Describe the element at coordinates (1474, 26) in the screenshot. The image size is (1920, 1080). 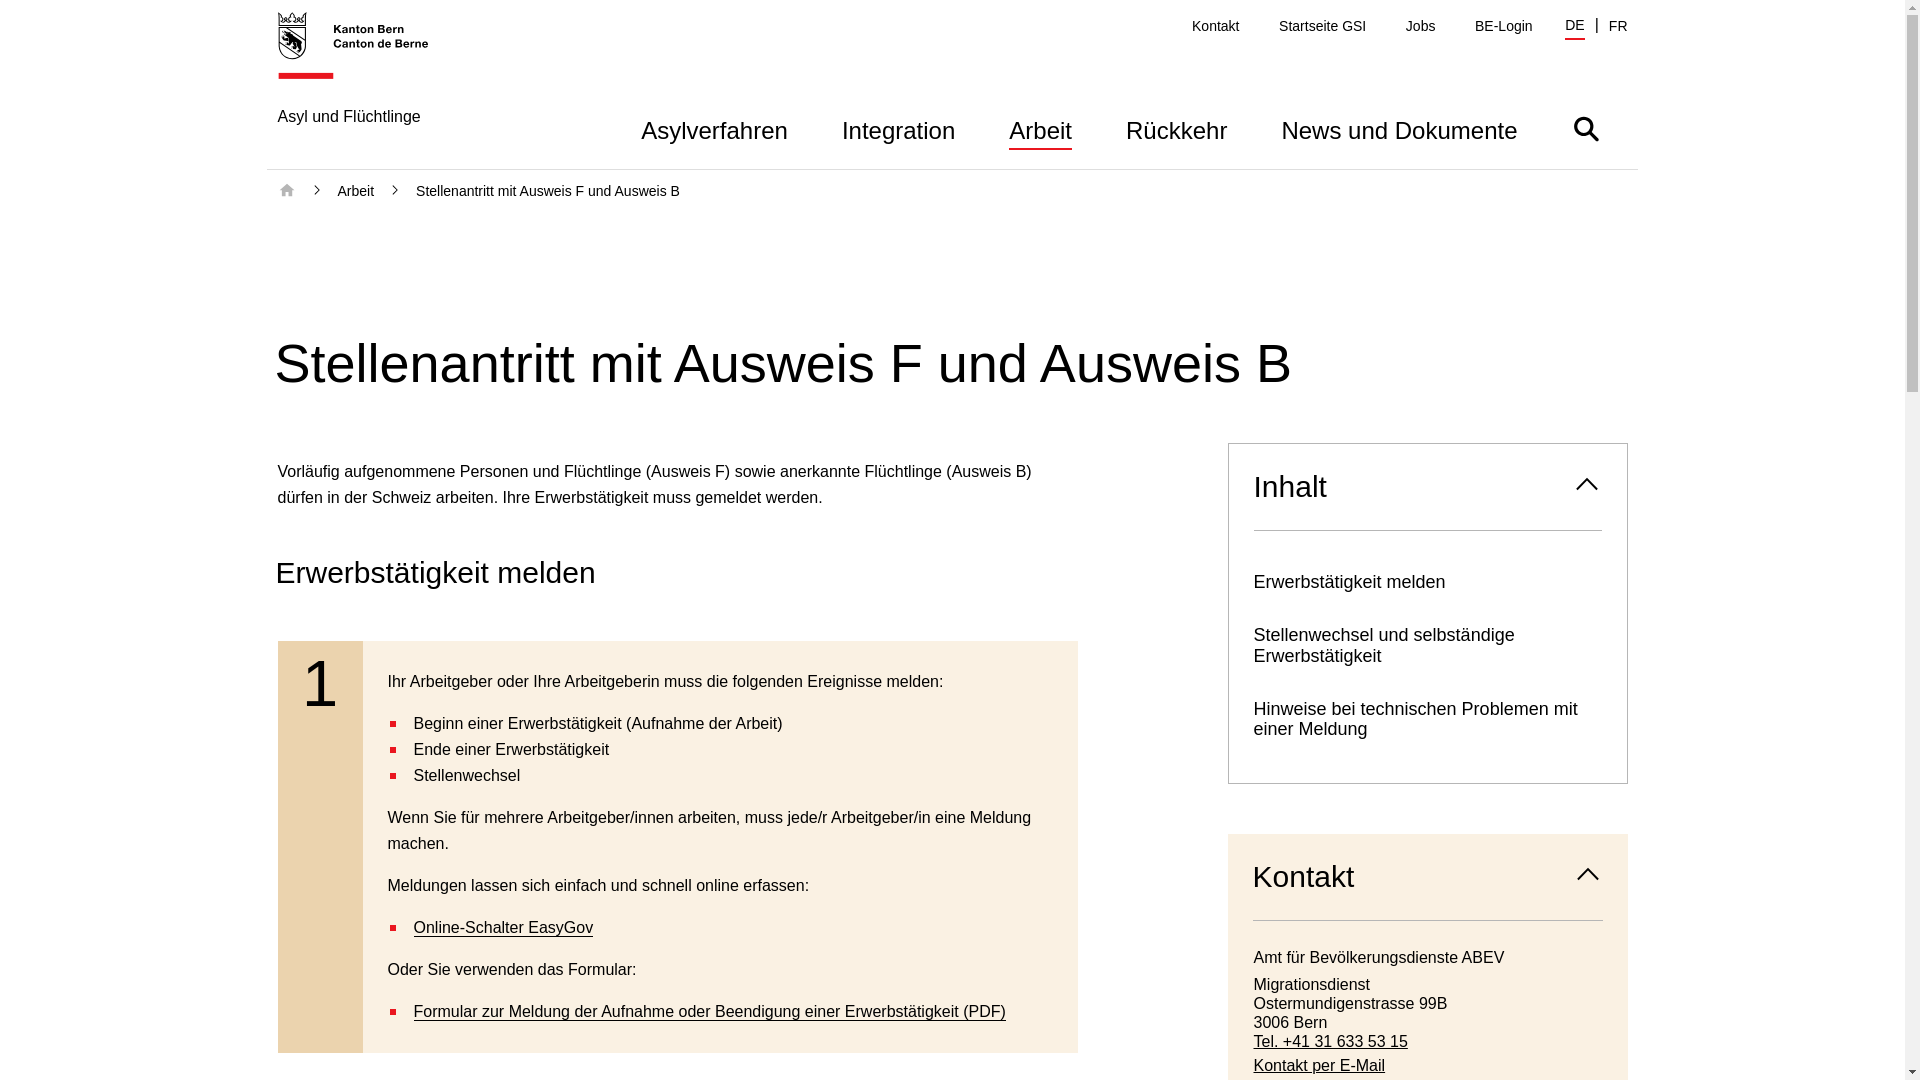
I see `'BE-Login'` at that location.